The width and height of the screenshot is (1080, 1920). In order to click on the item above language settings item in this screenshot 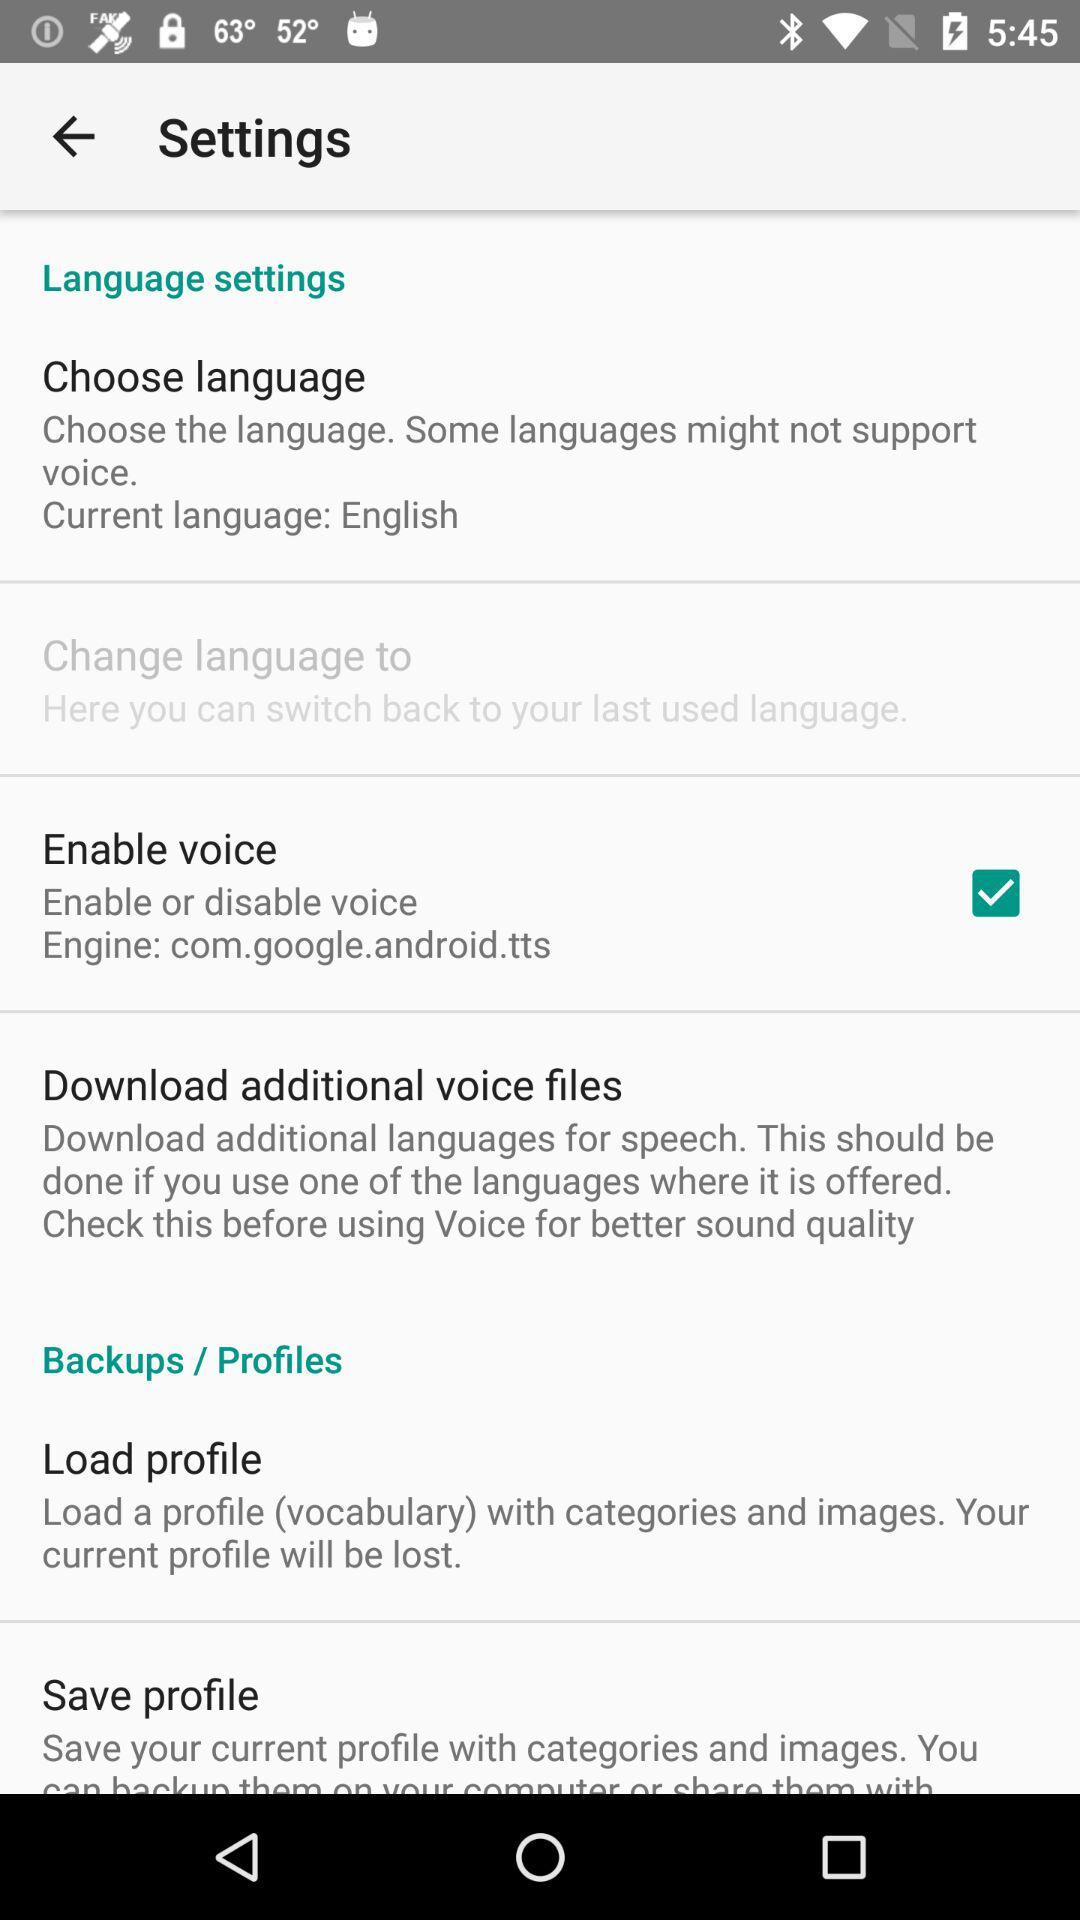, I will do `click(72, 135)`.